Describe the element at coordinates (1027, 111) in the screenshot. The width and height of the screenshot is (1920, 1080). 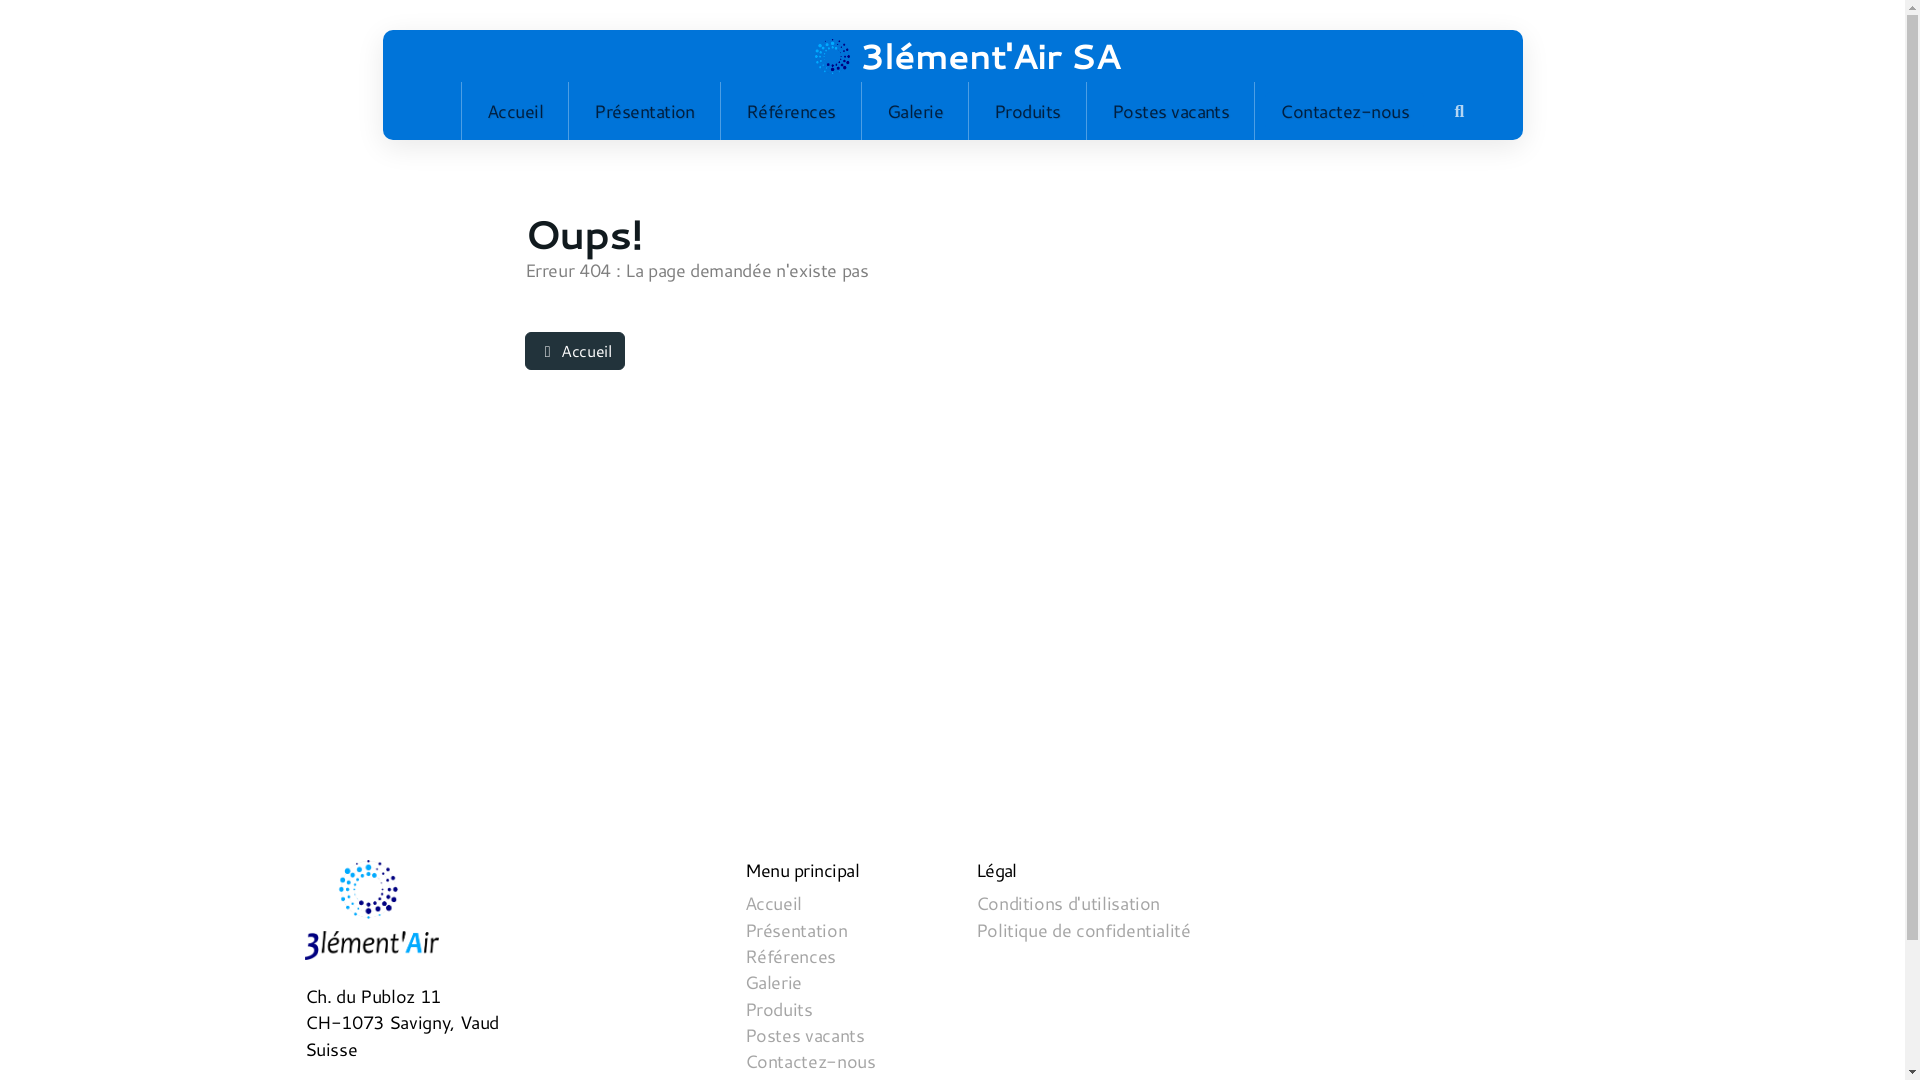
I see `'Produits'` at that location.